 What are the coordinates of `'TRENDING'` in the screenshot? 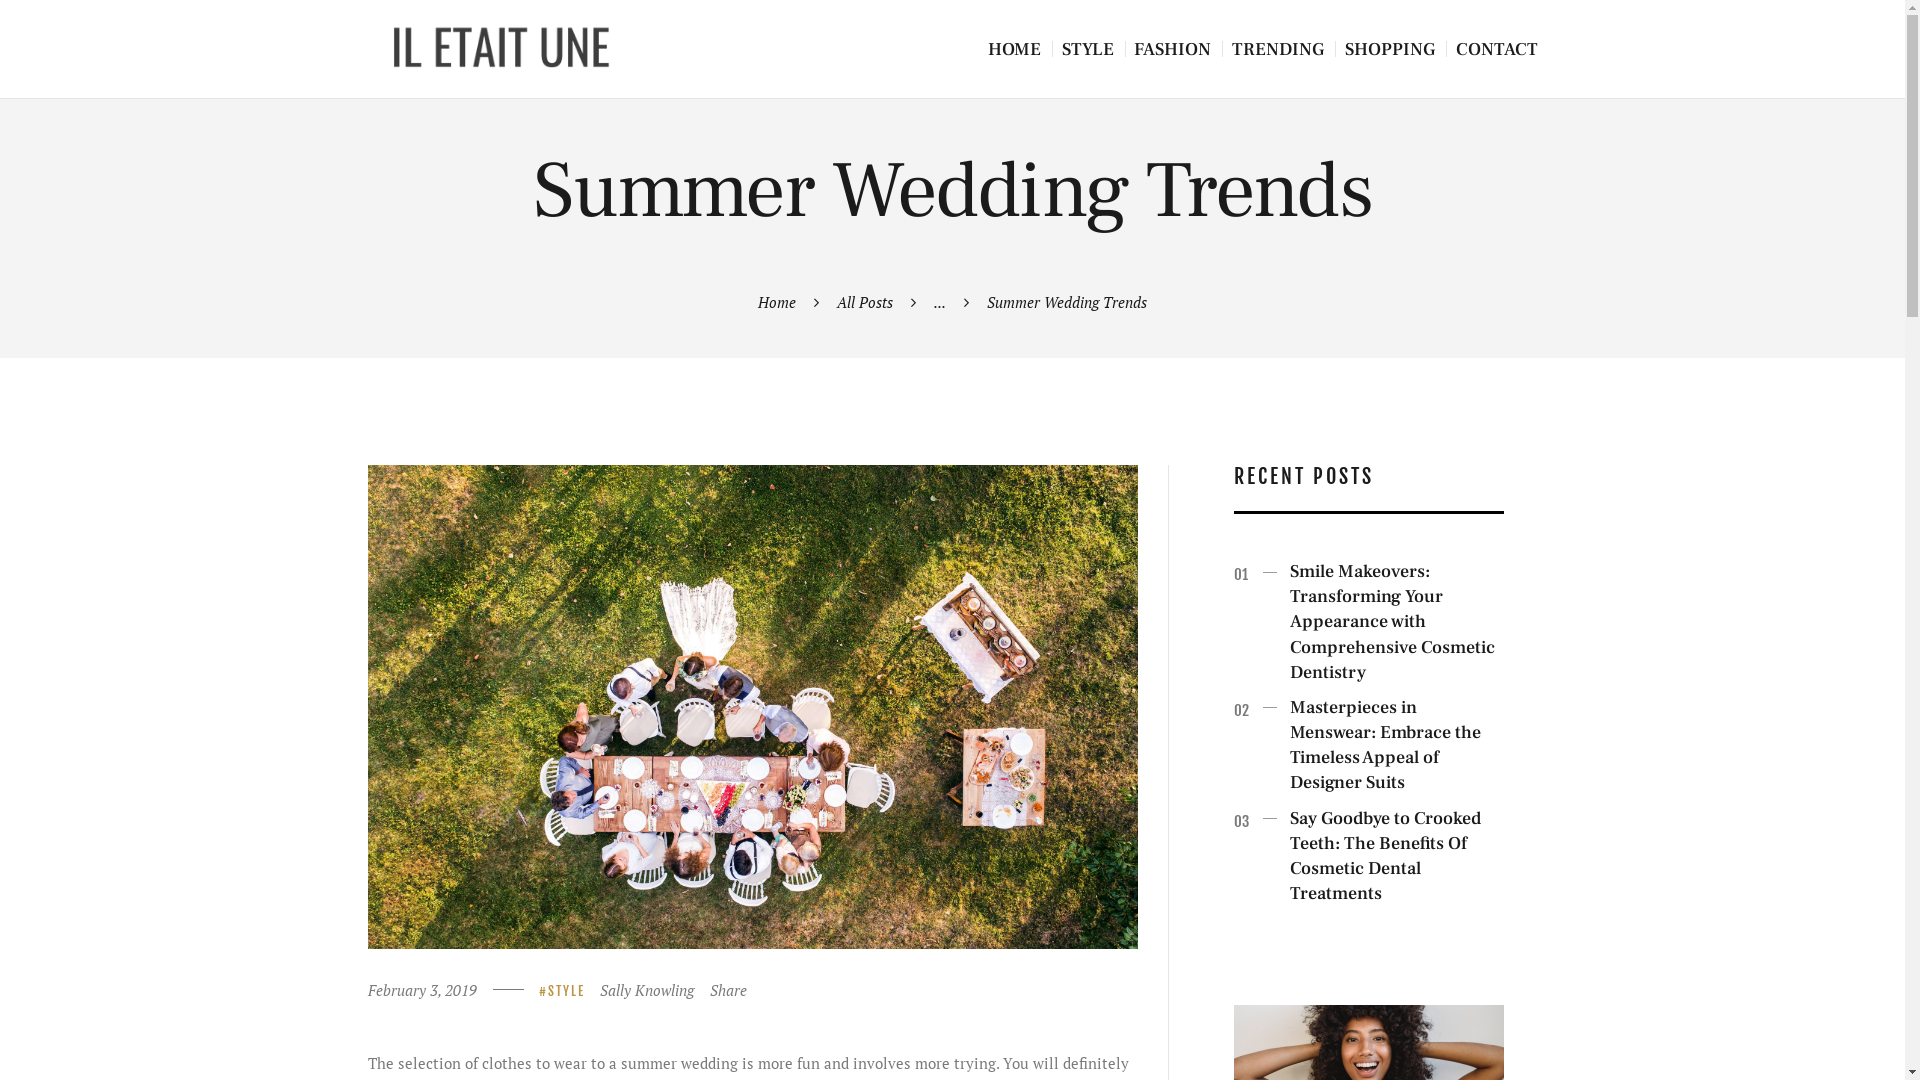 It's located at (1276, 48).